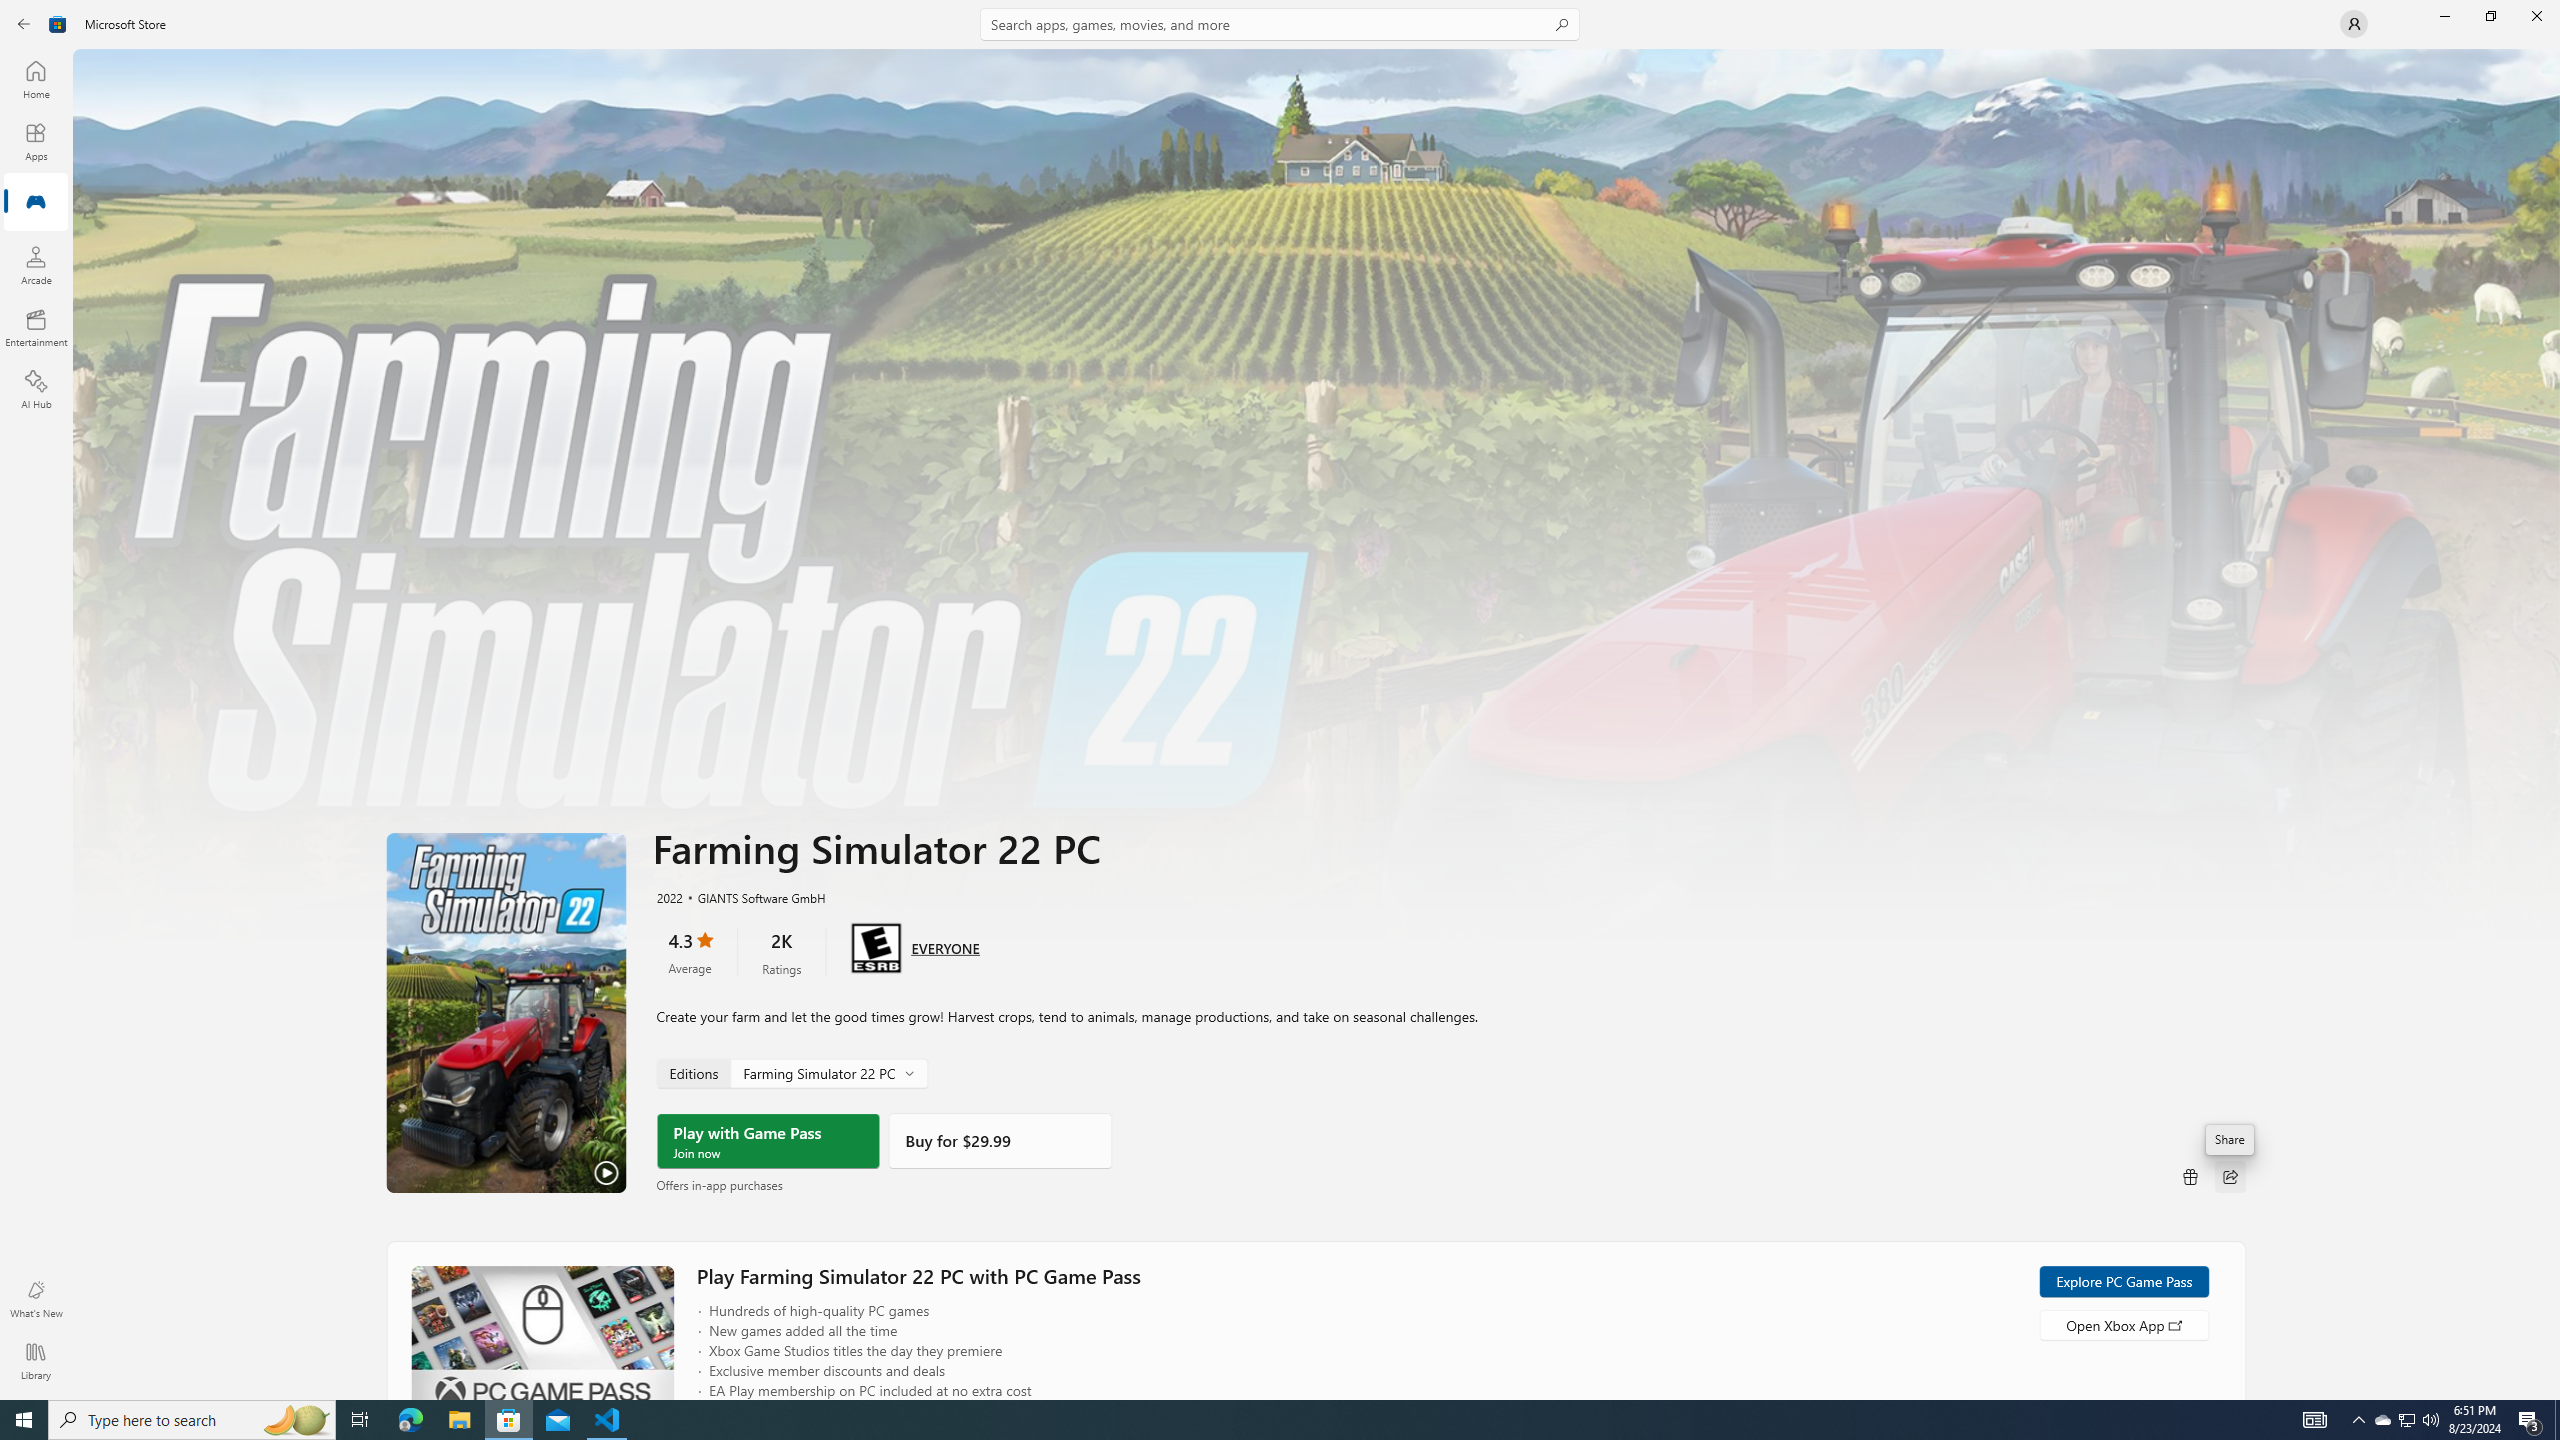 The image size is (2560, 1440). Describe the element at coordinates (2229, 1175) in the screenshot. I see `'Share'` at that location.